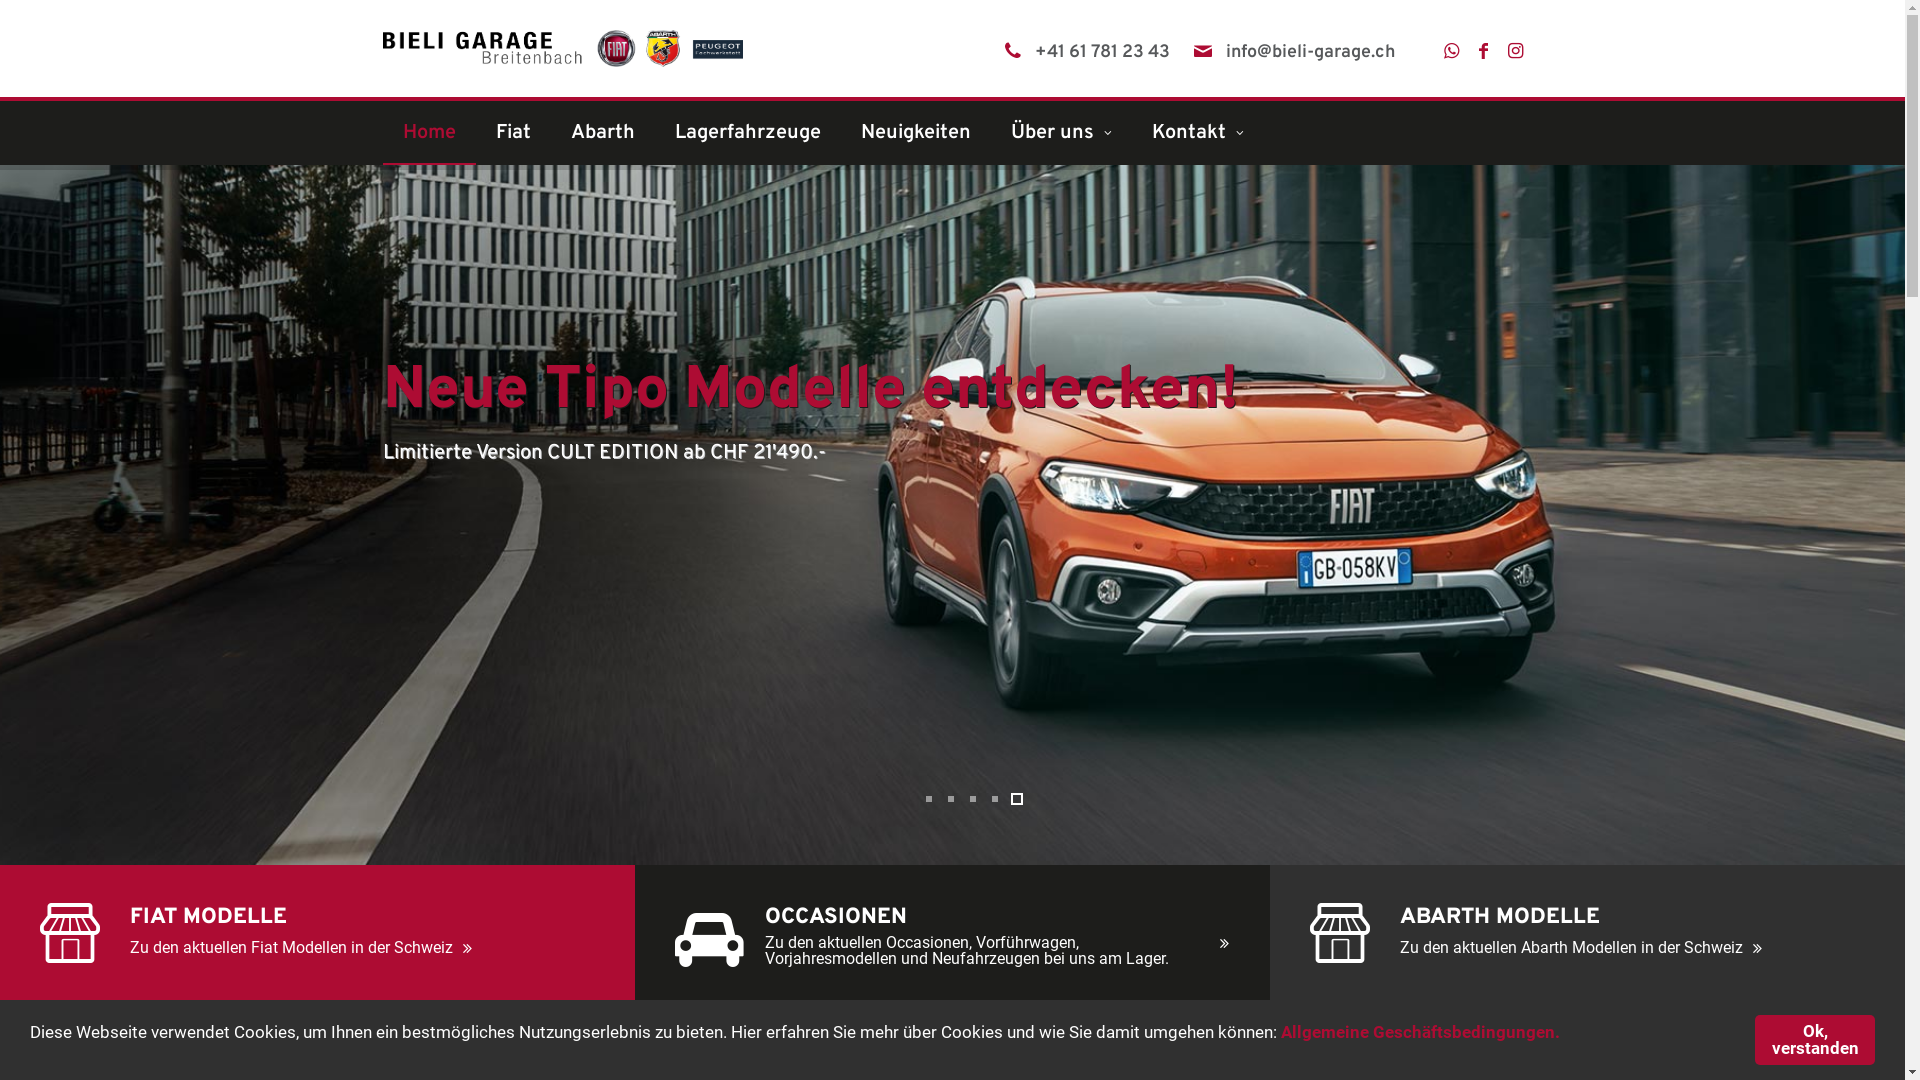 This screenshot has width=1920, height=1080. Describe the element at coordinates (840, 132) in the screenshot. I see `'Neuigkeiten'` at that location.